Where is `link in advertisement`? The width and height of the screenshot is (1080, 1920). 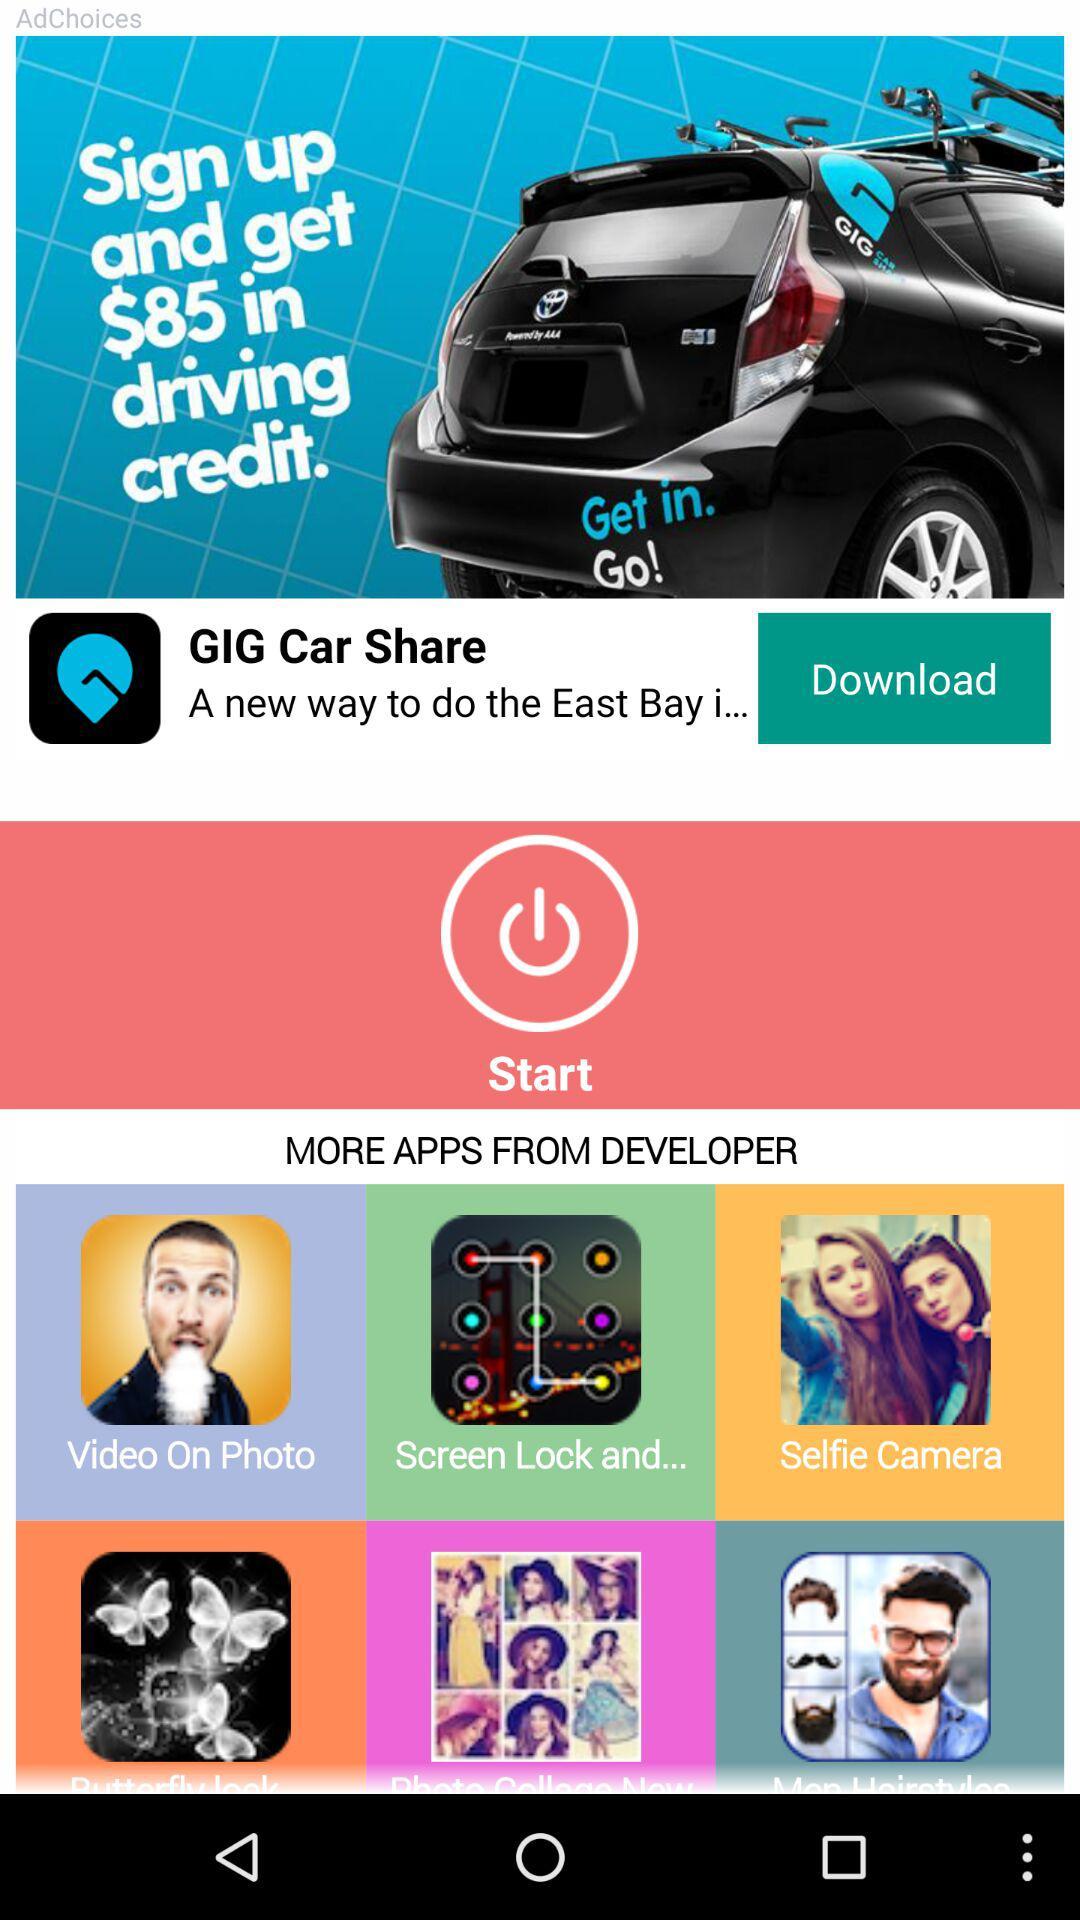 link in advertisement is located at coordinates (540, 316).